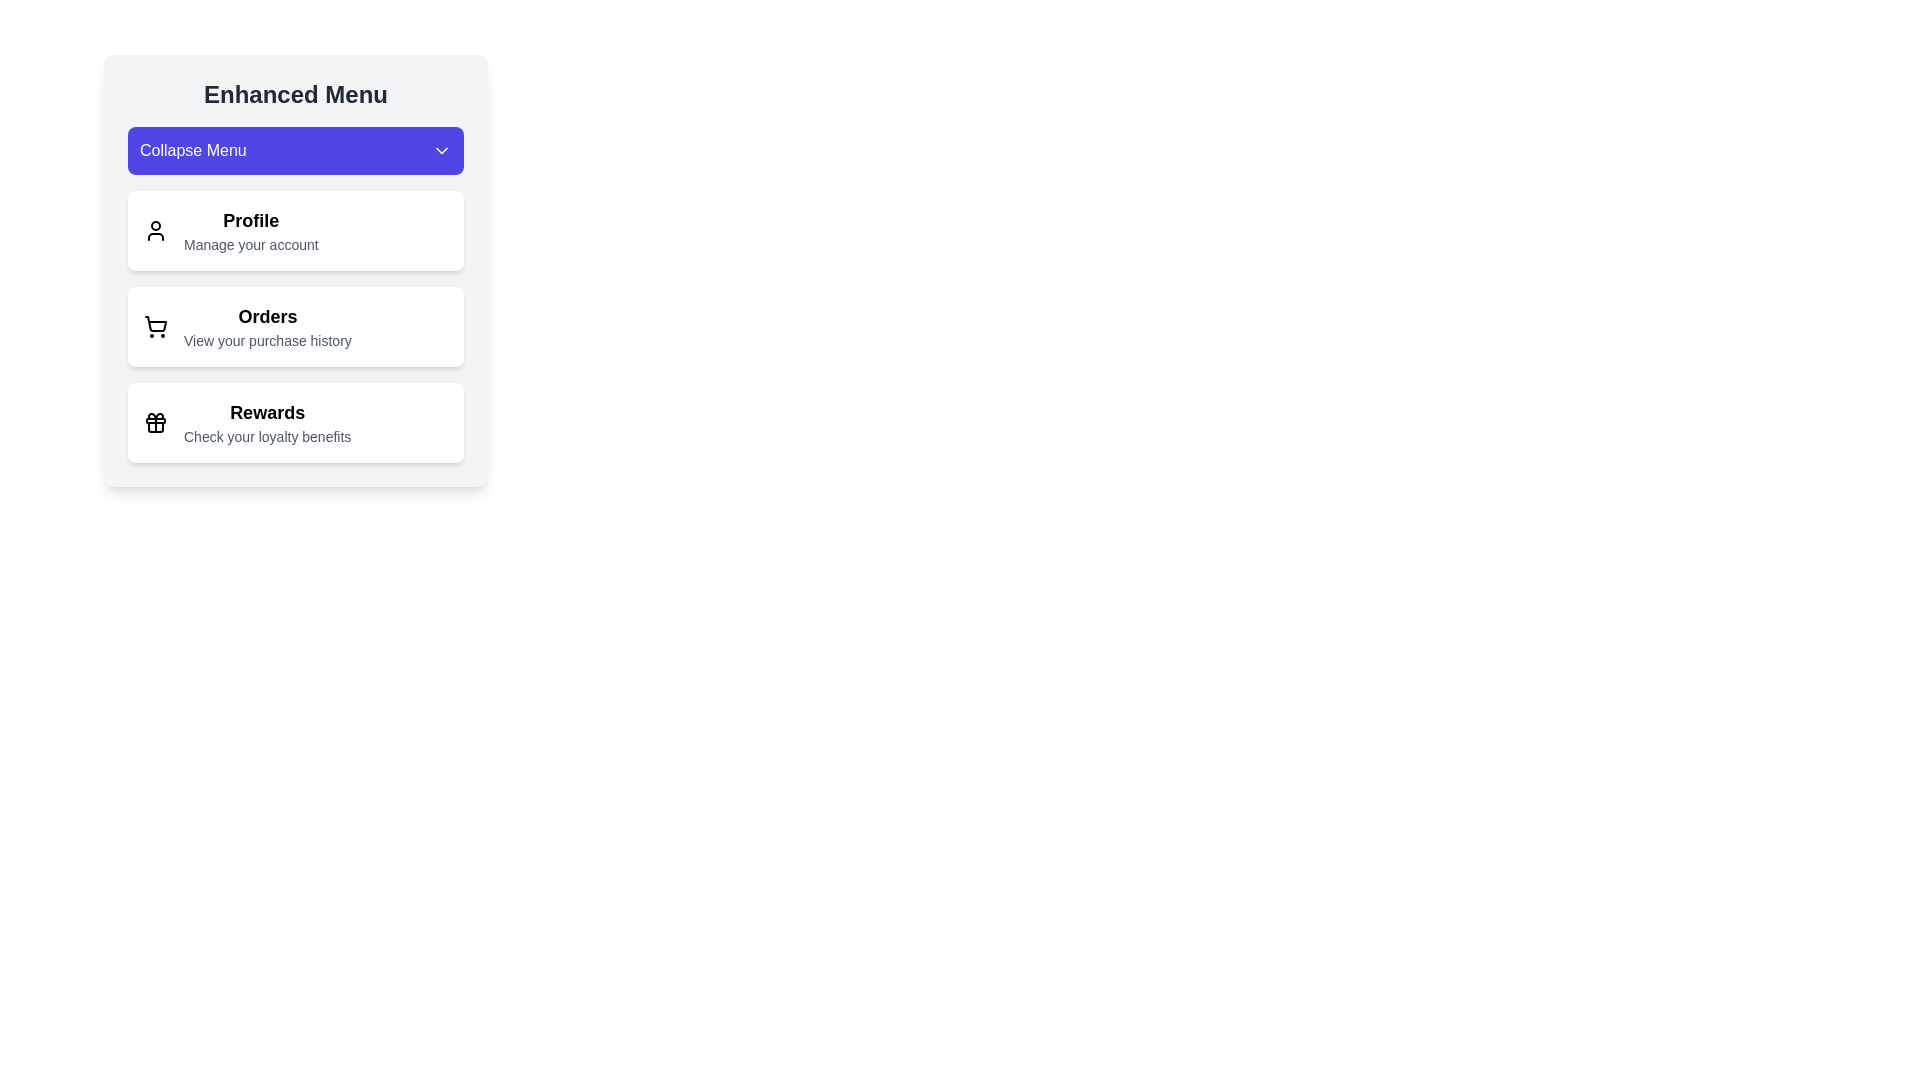 The height and width of the screenshot is (1080, 1920). Describe the element at coordinates (250, 220) in the screenshot. I see `the 'Profile' text label, which is bold and black, indicating a heading above the 'Manage your account' text in the menu interface` at that location.